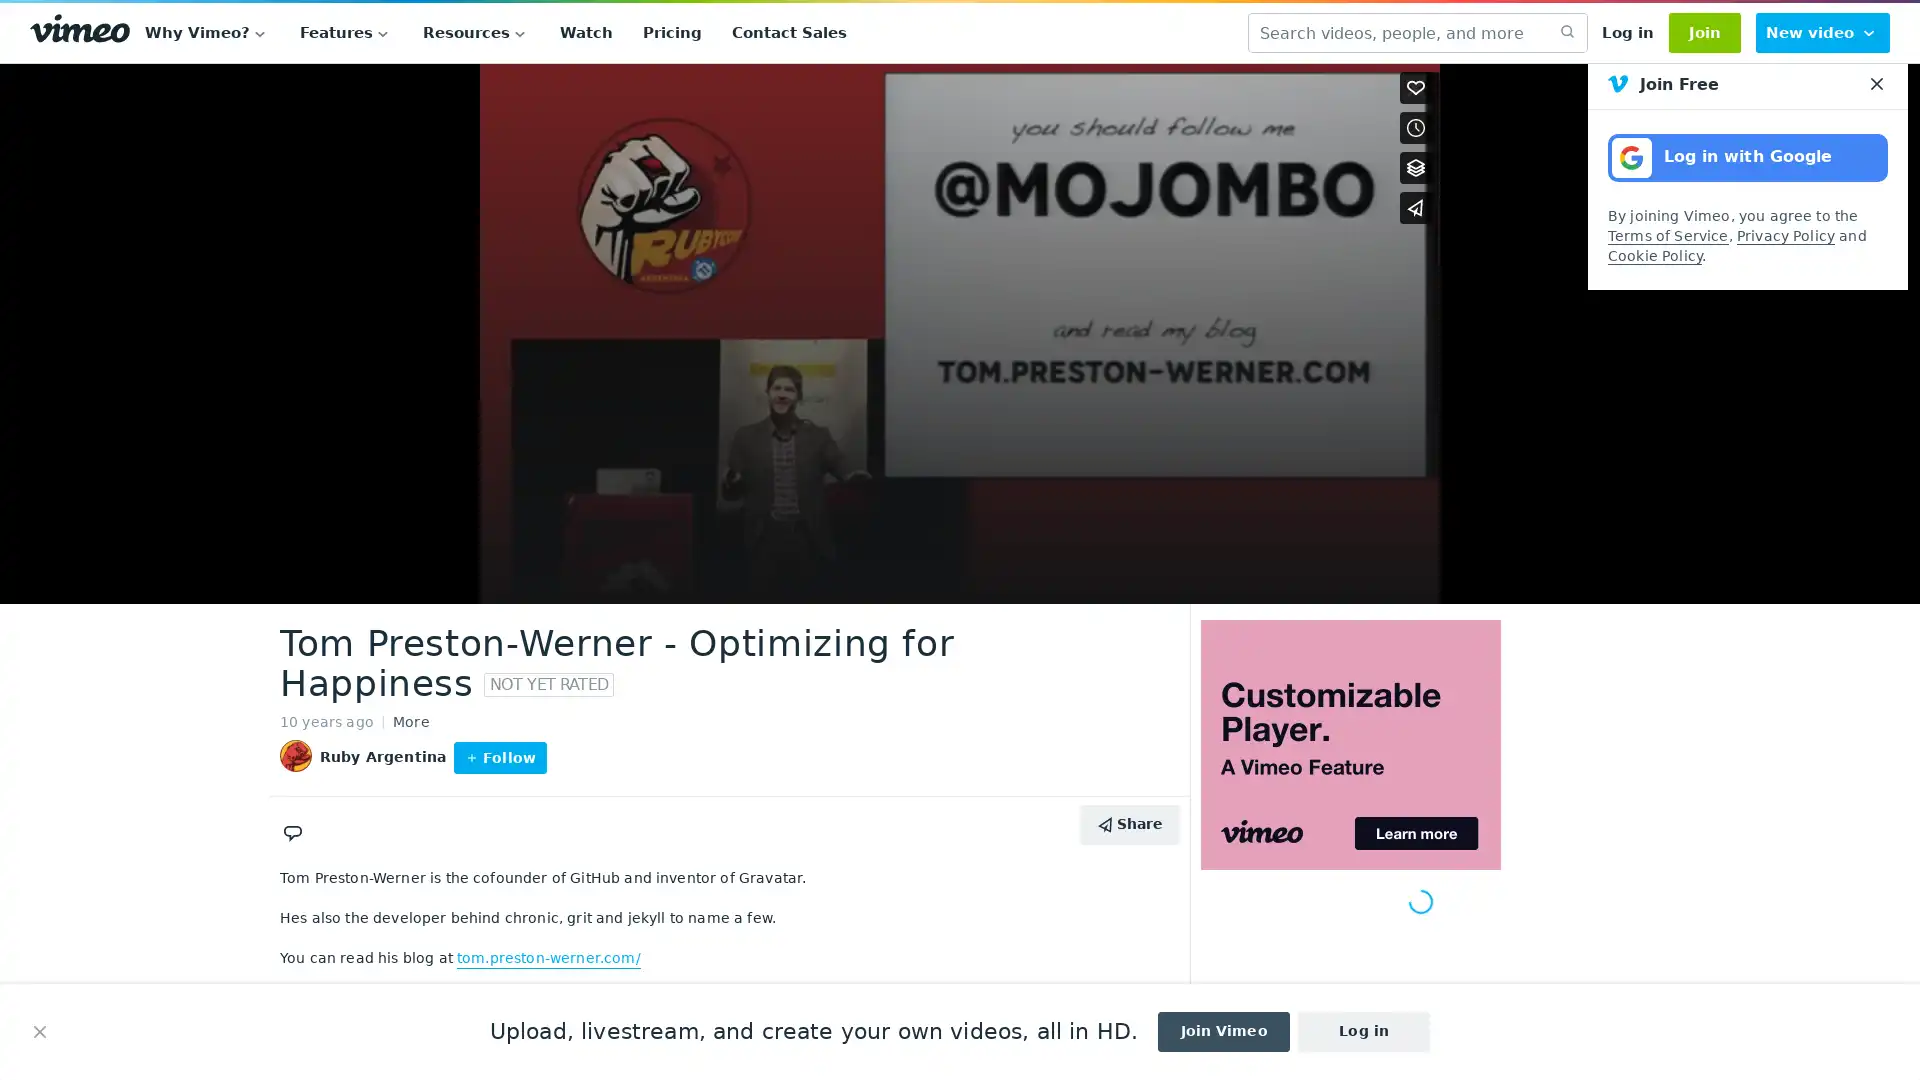 This screenshot has height=1080, width=1920. I want to click on Close overlay, so click(1414, 88).